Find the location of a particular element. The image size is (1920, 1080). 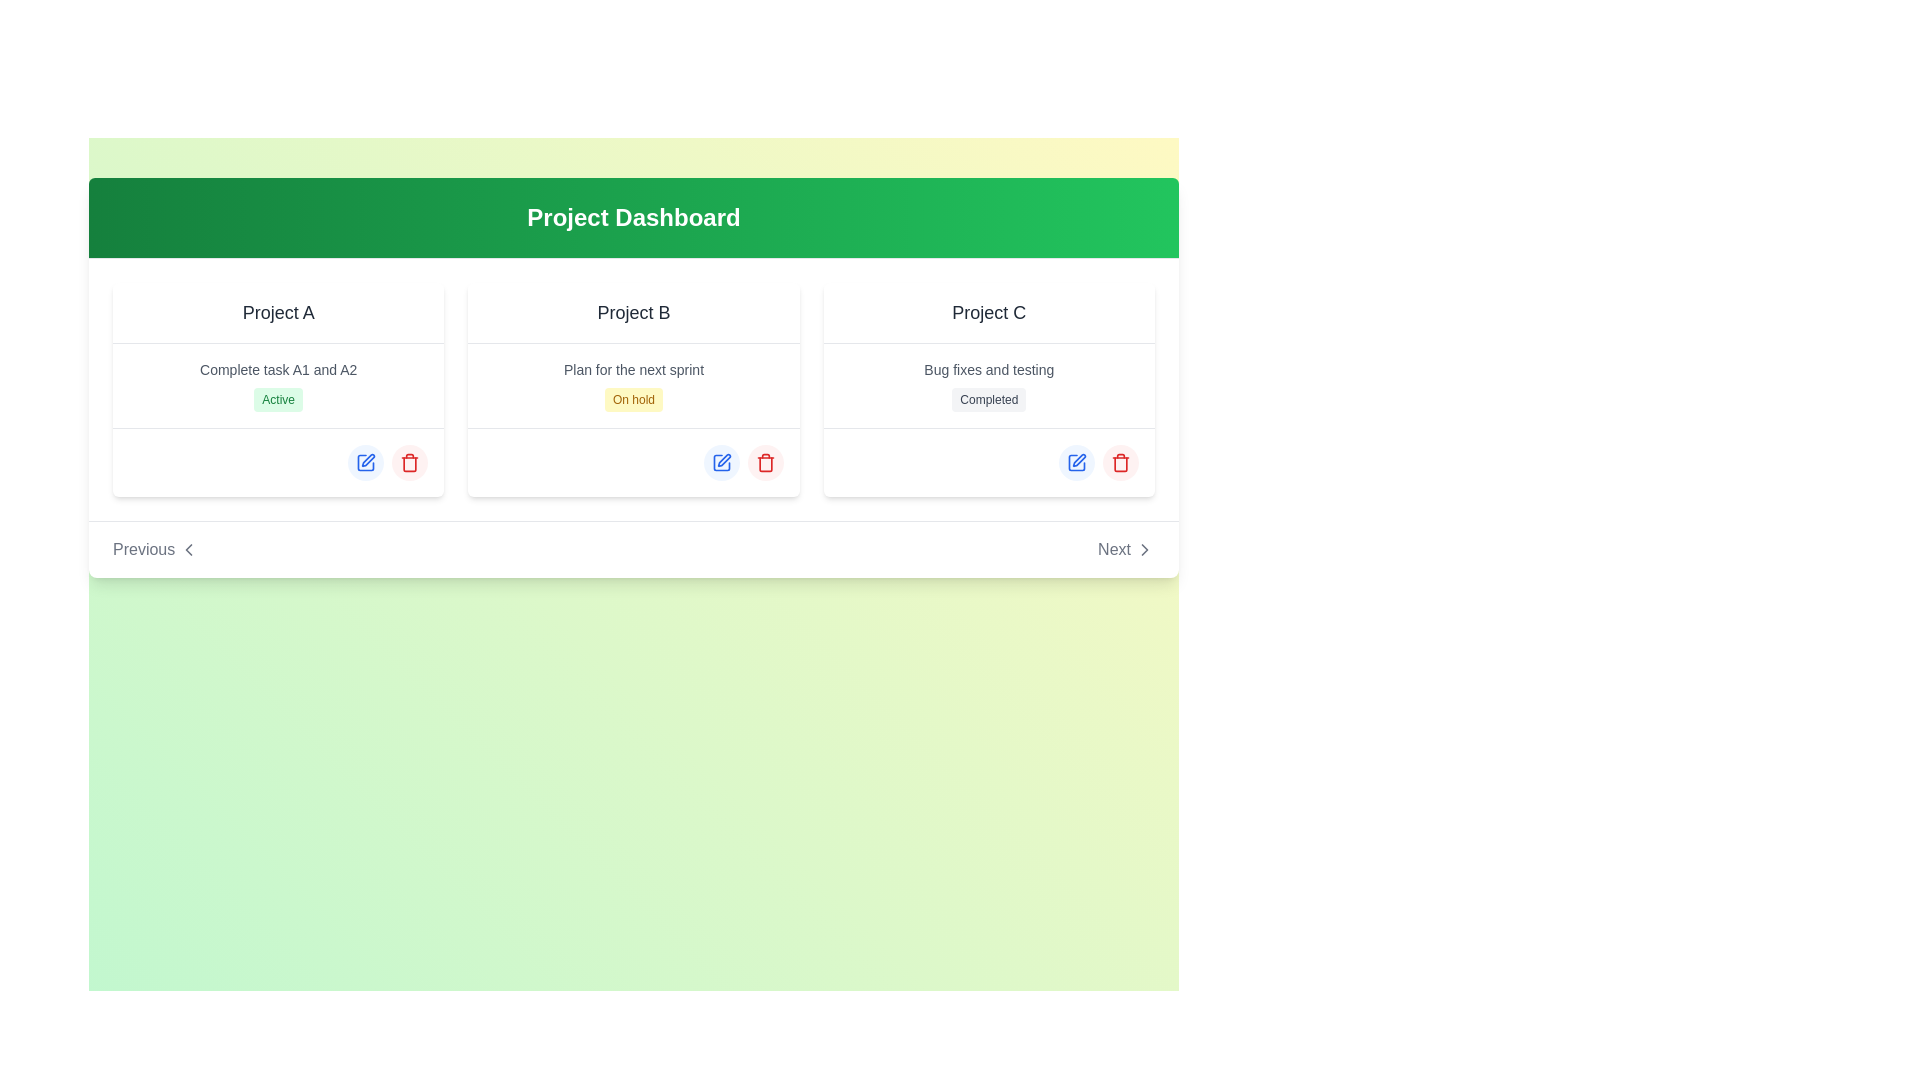

the prominently styled Text label that serves as a title for the rightmost card in the top-center section of the interface is located at coordinates (989, 312).